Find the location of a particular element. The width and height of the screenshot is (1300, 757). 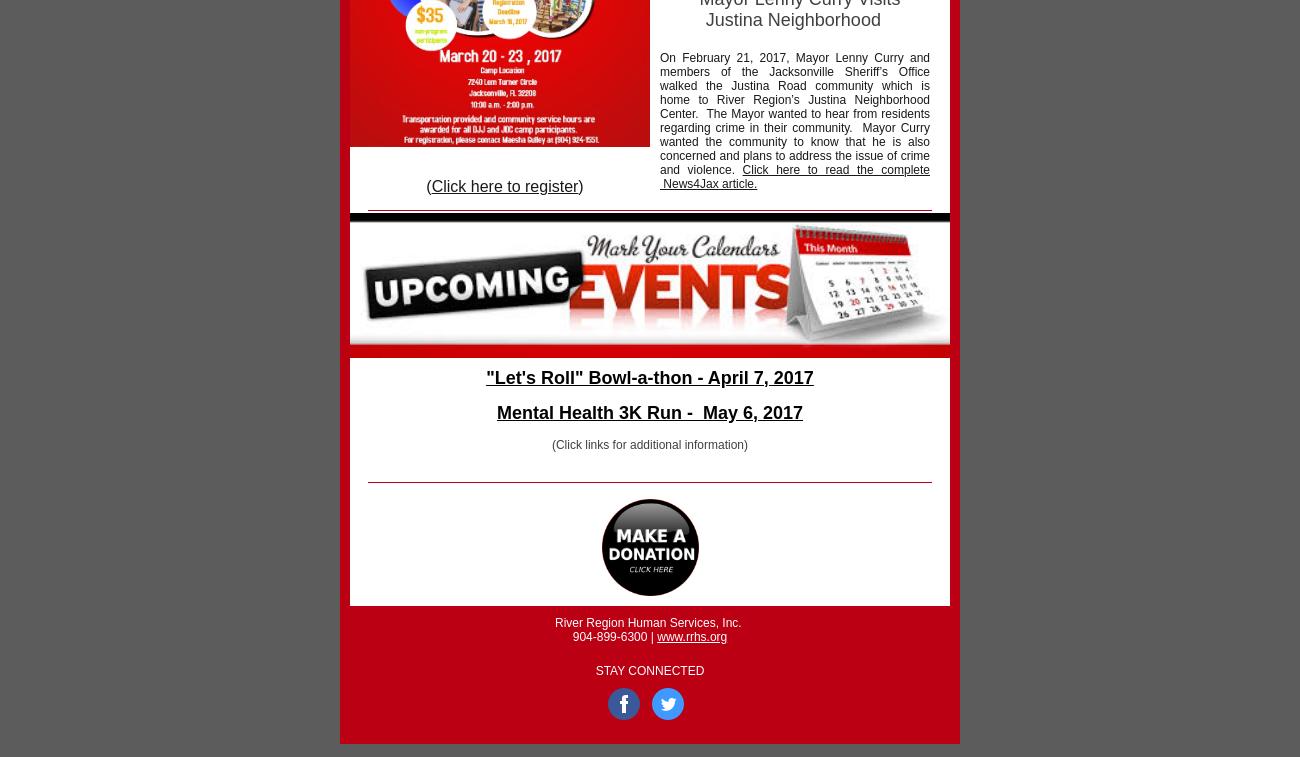

'(' is located at coordinates (426, 185).